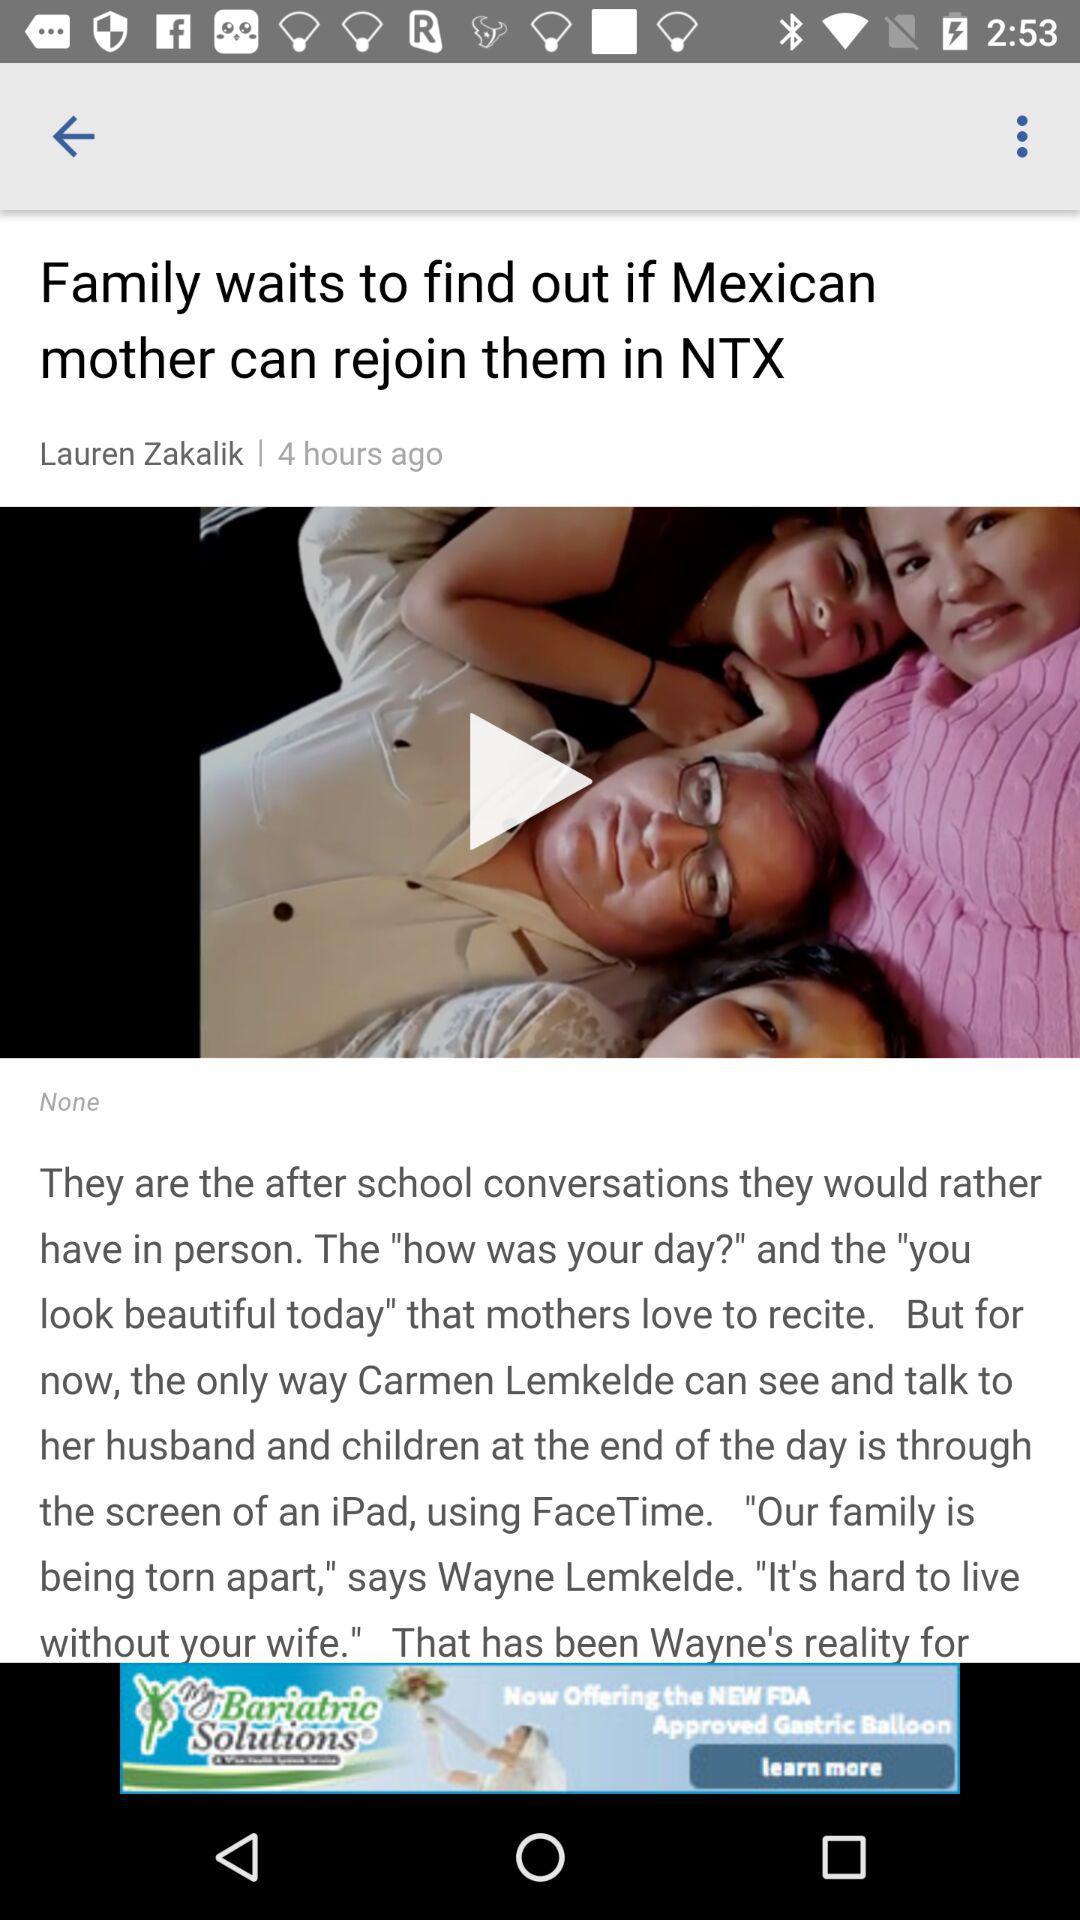 The height and width of the screenshot is (1920, 1080). Describe the element at coordinates (540, 1727) in the screenshot. I see `install the app` at that location.